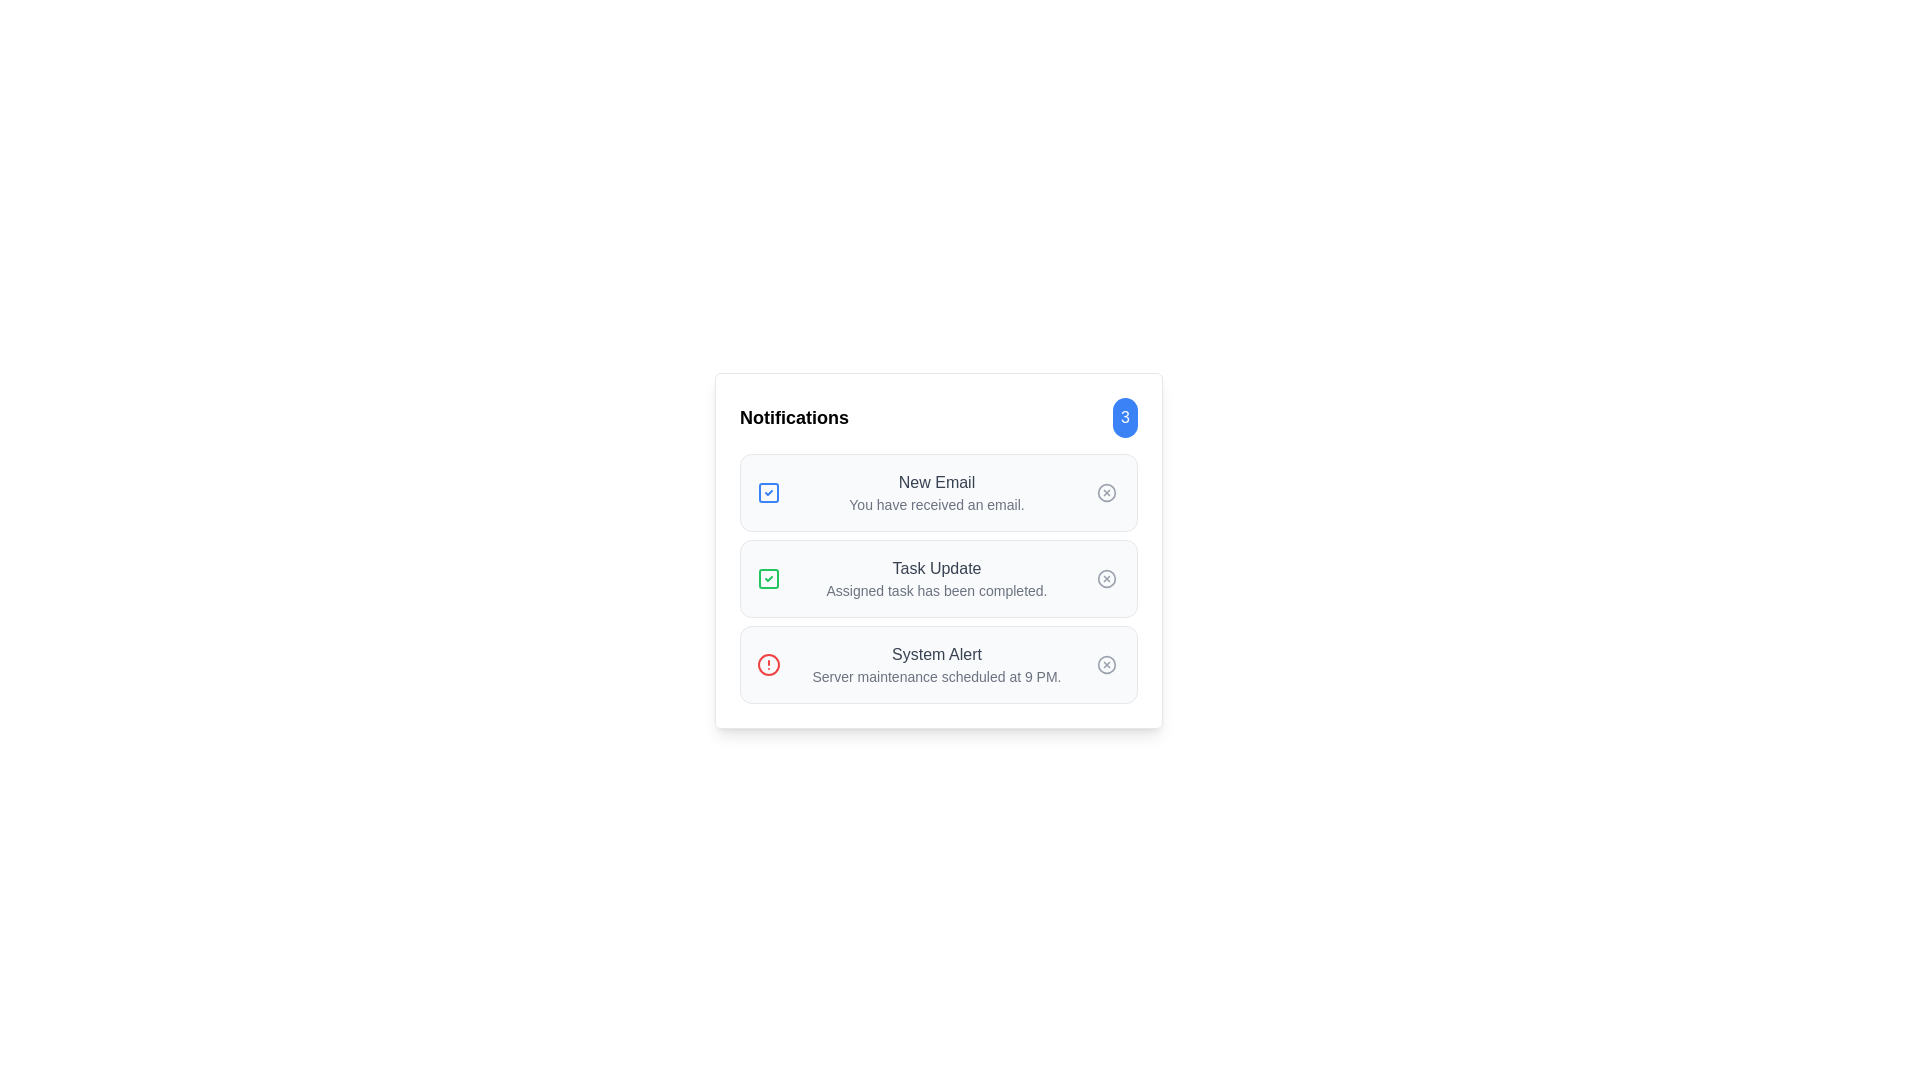 The height and width of the screenshot is (1080, 1920). I want to click on information in the Text Block that contains the lines 'Task Update' and 'Assigned task has been completed.', so click(935, 578).